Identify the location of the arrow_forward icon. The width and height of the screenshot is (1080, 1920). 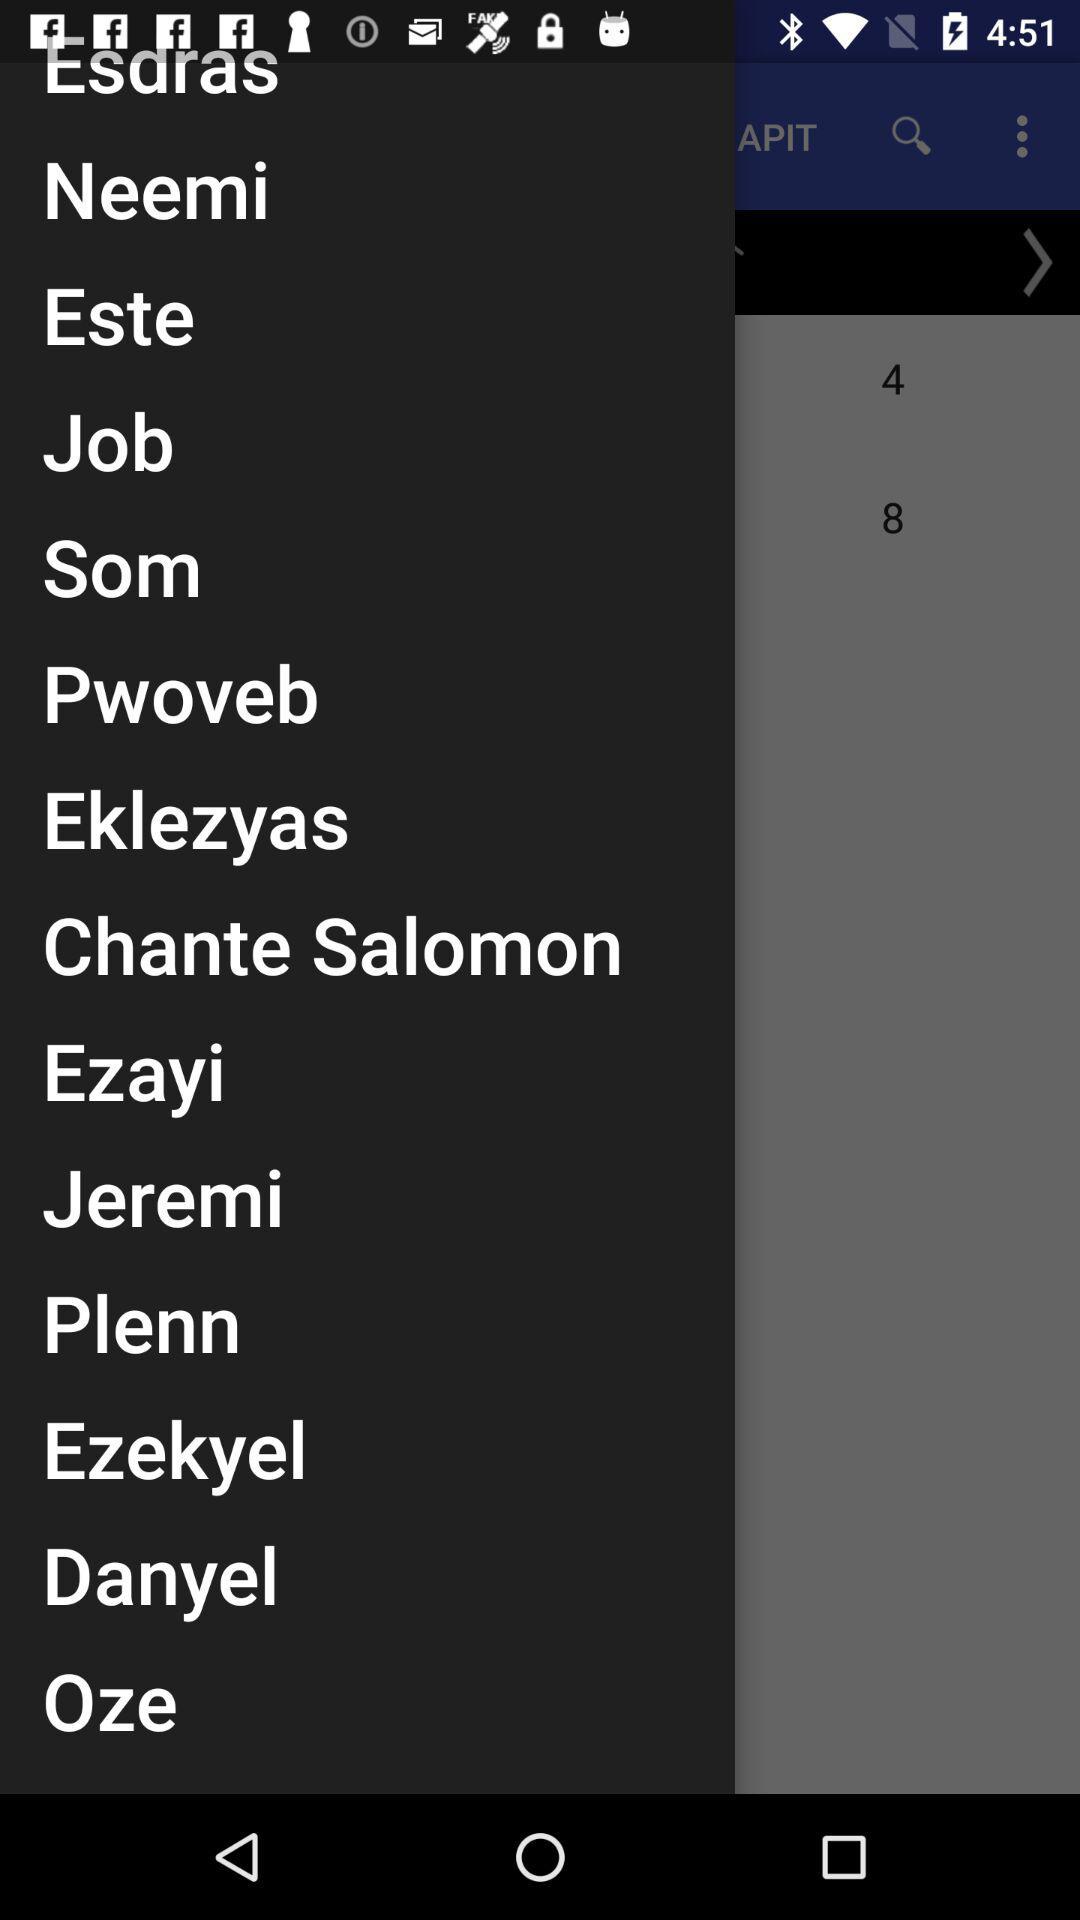
(1036, 261).